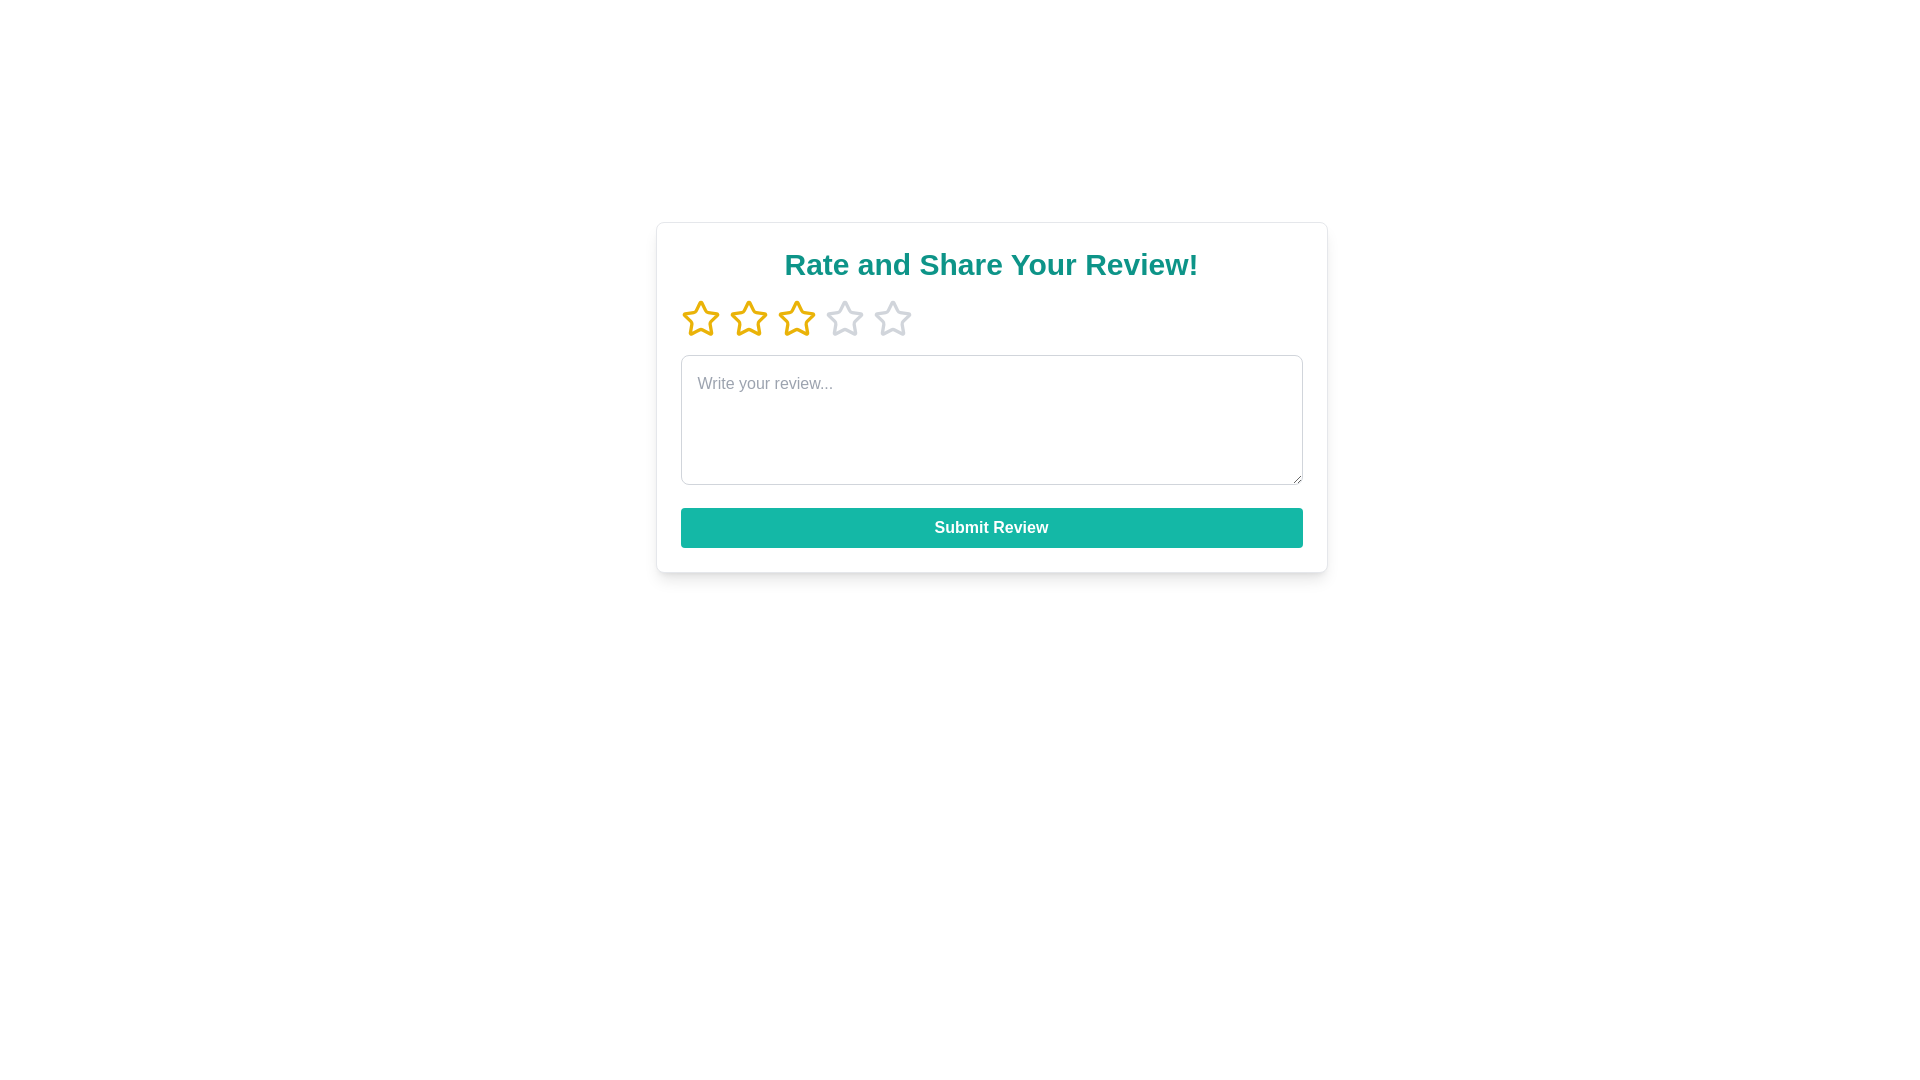  Describe the element at coordinates (795, 318) in the screenshot. I see `the movie rating to 3 stars by clicking the corresponding star` at that location.